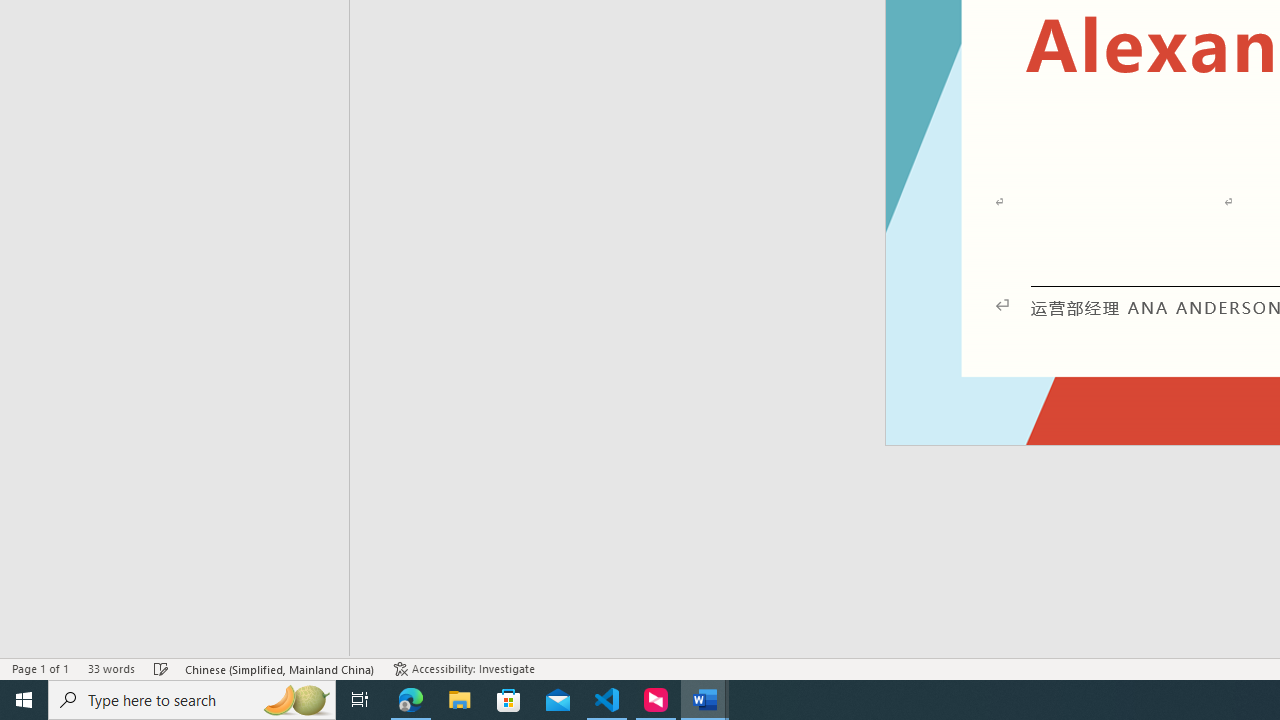 The image size is (1280, 720). What do you see at coordinates (459, 698) in the screenshot?
I see `'File Explorer'` at bounding box center [459, 698].